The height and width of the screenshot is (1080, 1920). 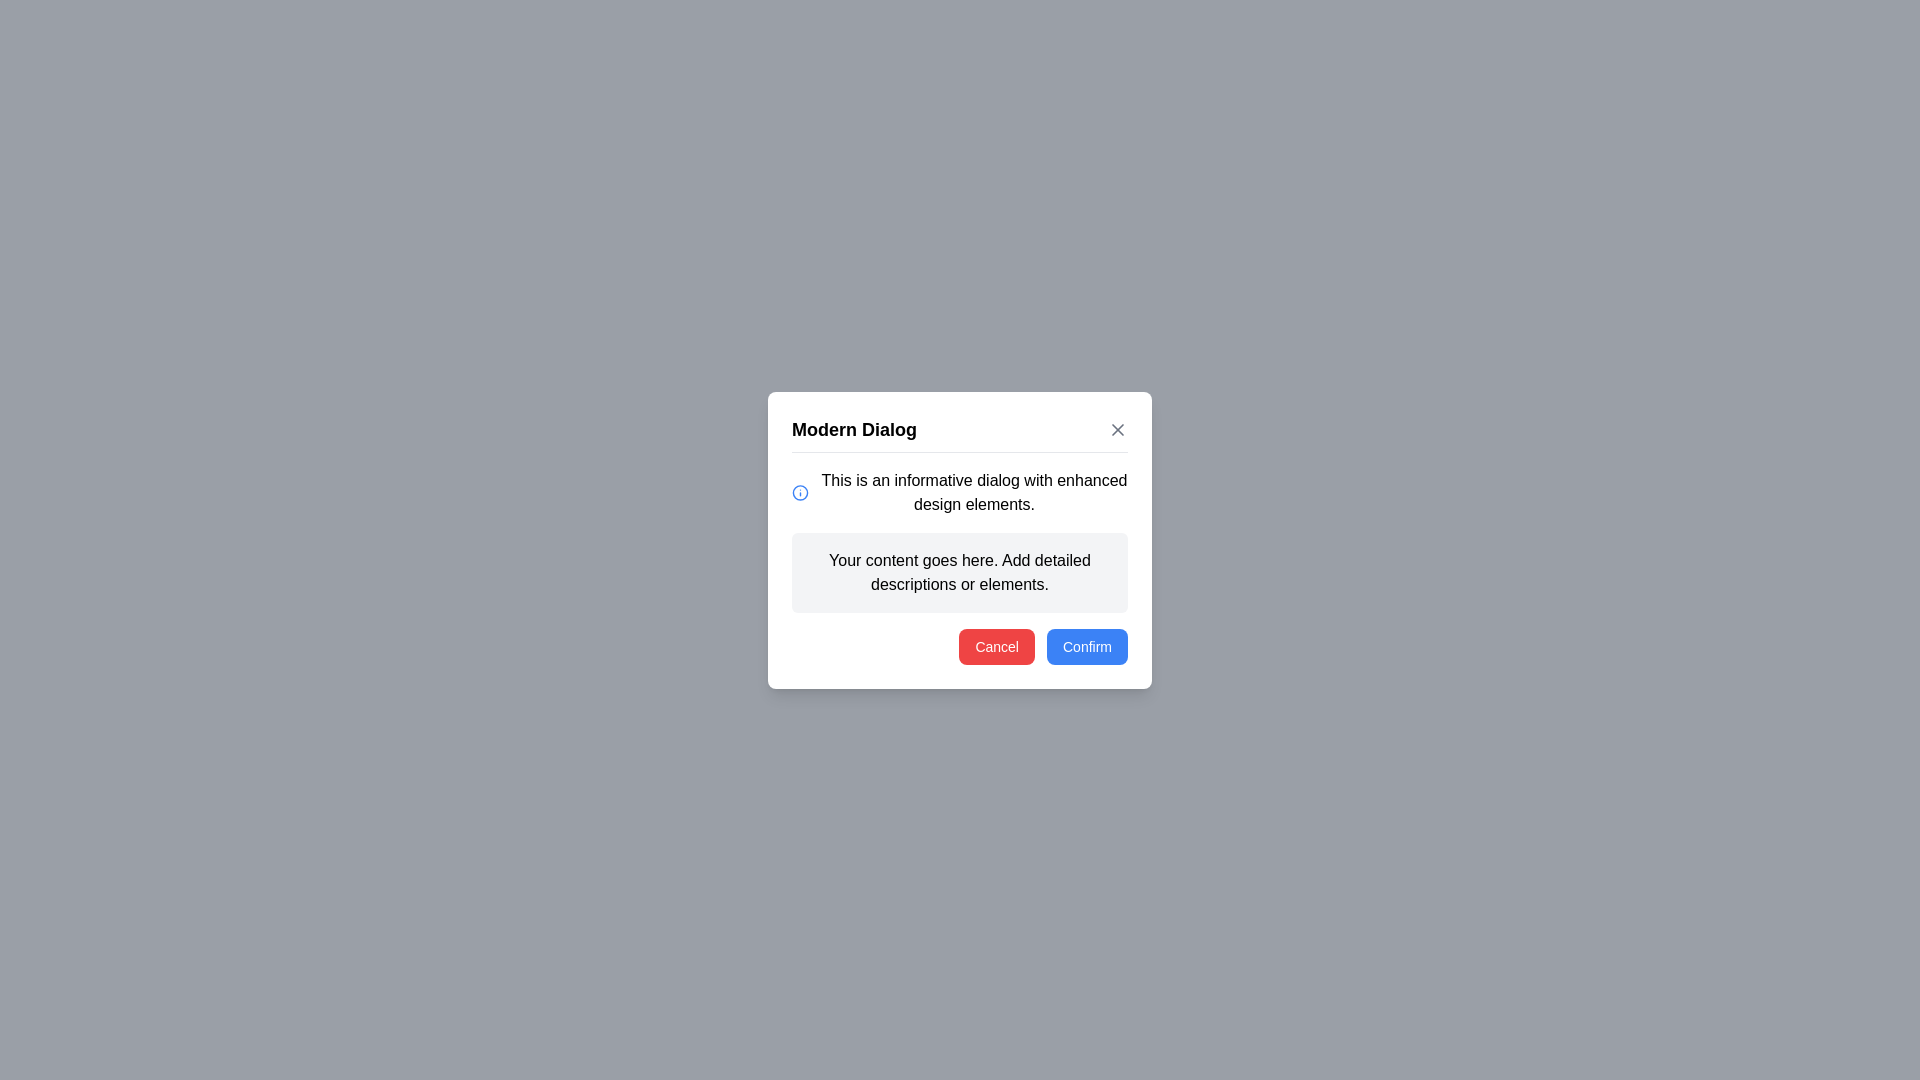 What do you see at coordinates (960, 572) in the screenshot?
I see `the informational text display box located in the lower part of the modal dialog, directly below the text block that reads 'This is an informative dialog with enhanced design elements.'` at bounding box center [960, 572].